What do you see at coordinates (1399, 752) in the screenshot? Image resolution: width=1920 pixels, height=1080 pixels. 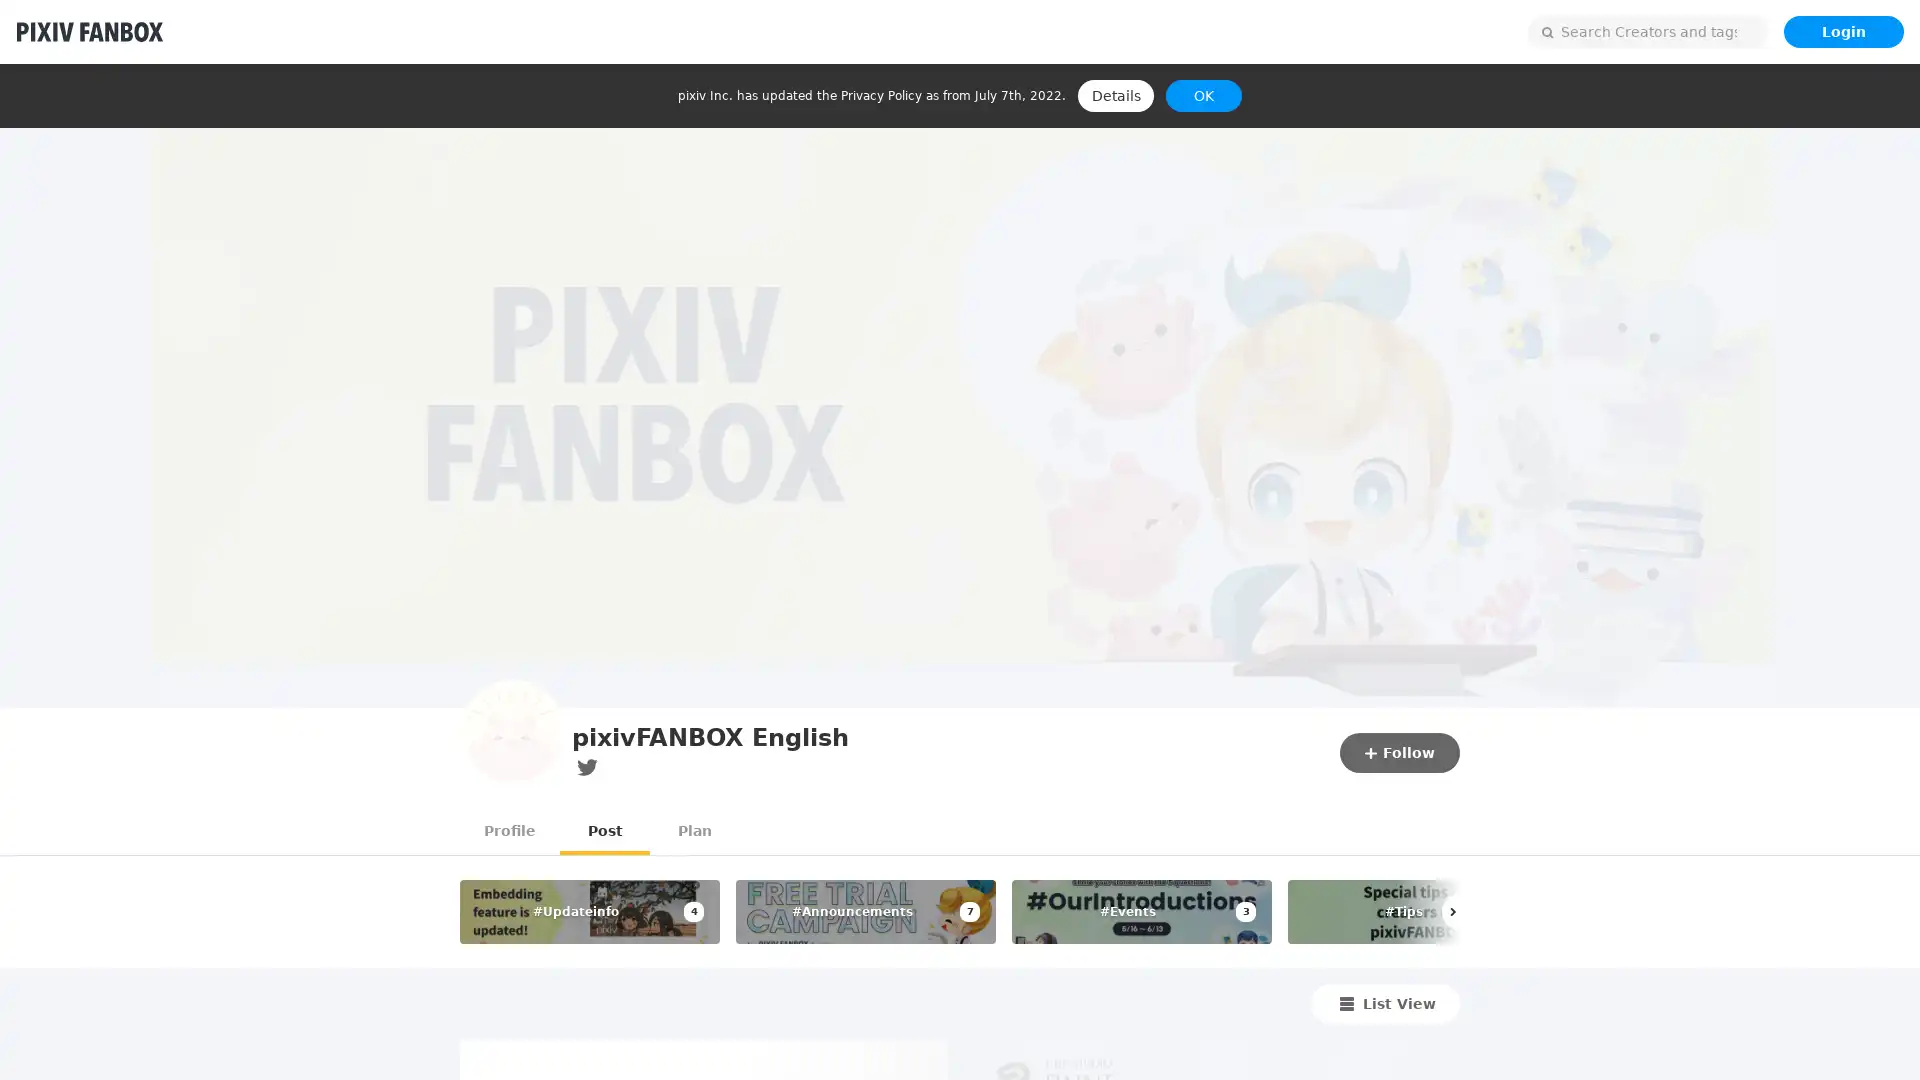 I see `Follow` at bounding box center [1399, 752].